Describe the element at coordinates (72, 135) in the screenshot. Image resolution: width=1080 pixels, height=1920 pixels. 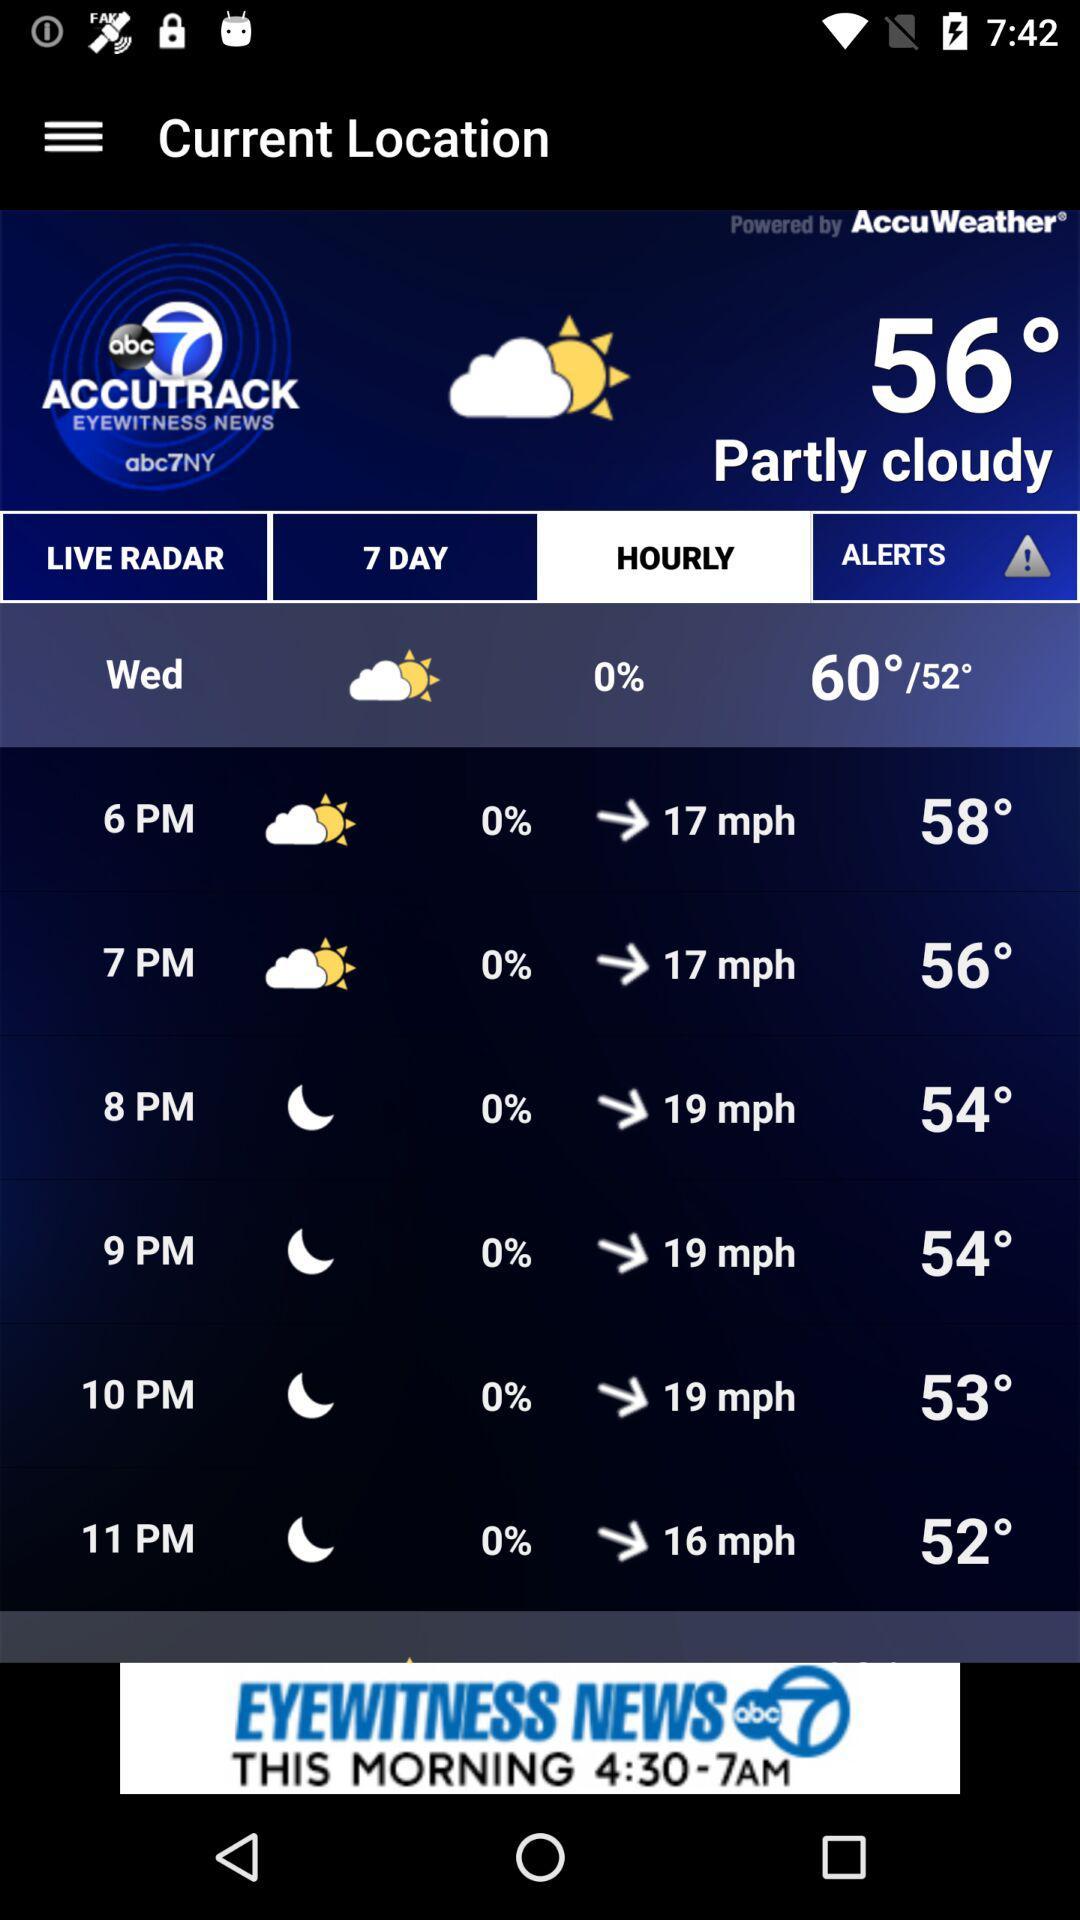
I see `the menu icon` at that location.